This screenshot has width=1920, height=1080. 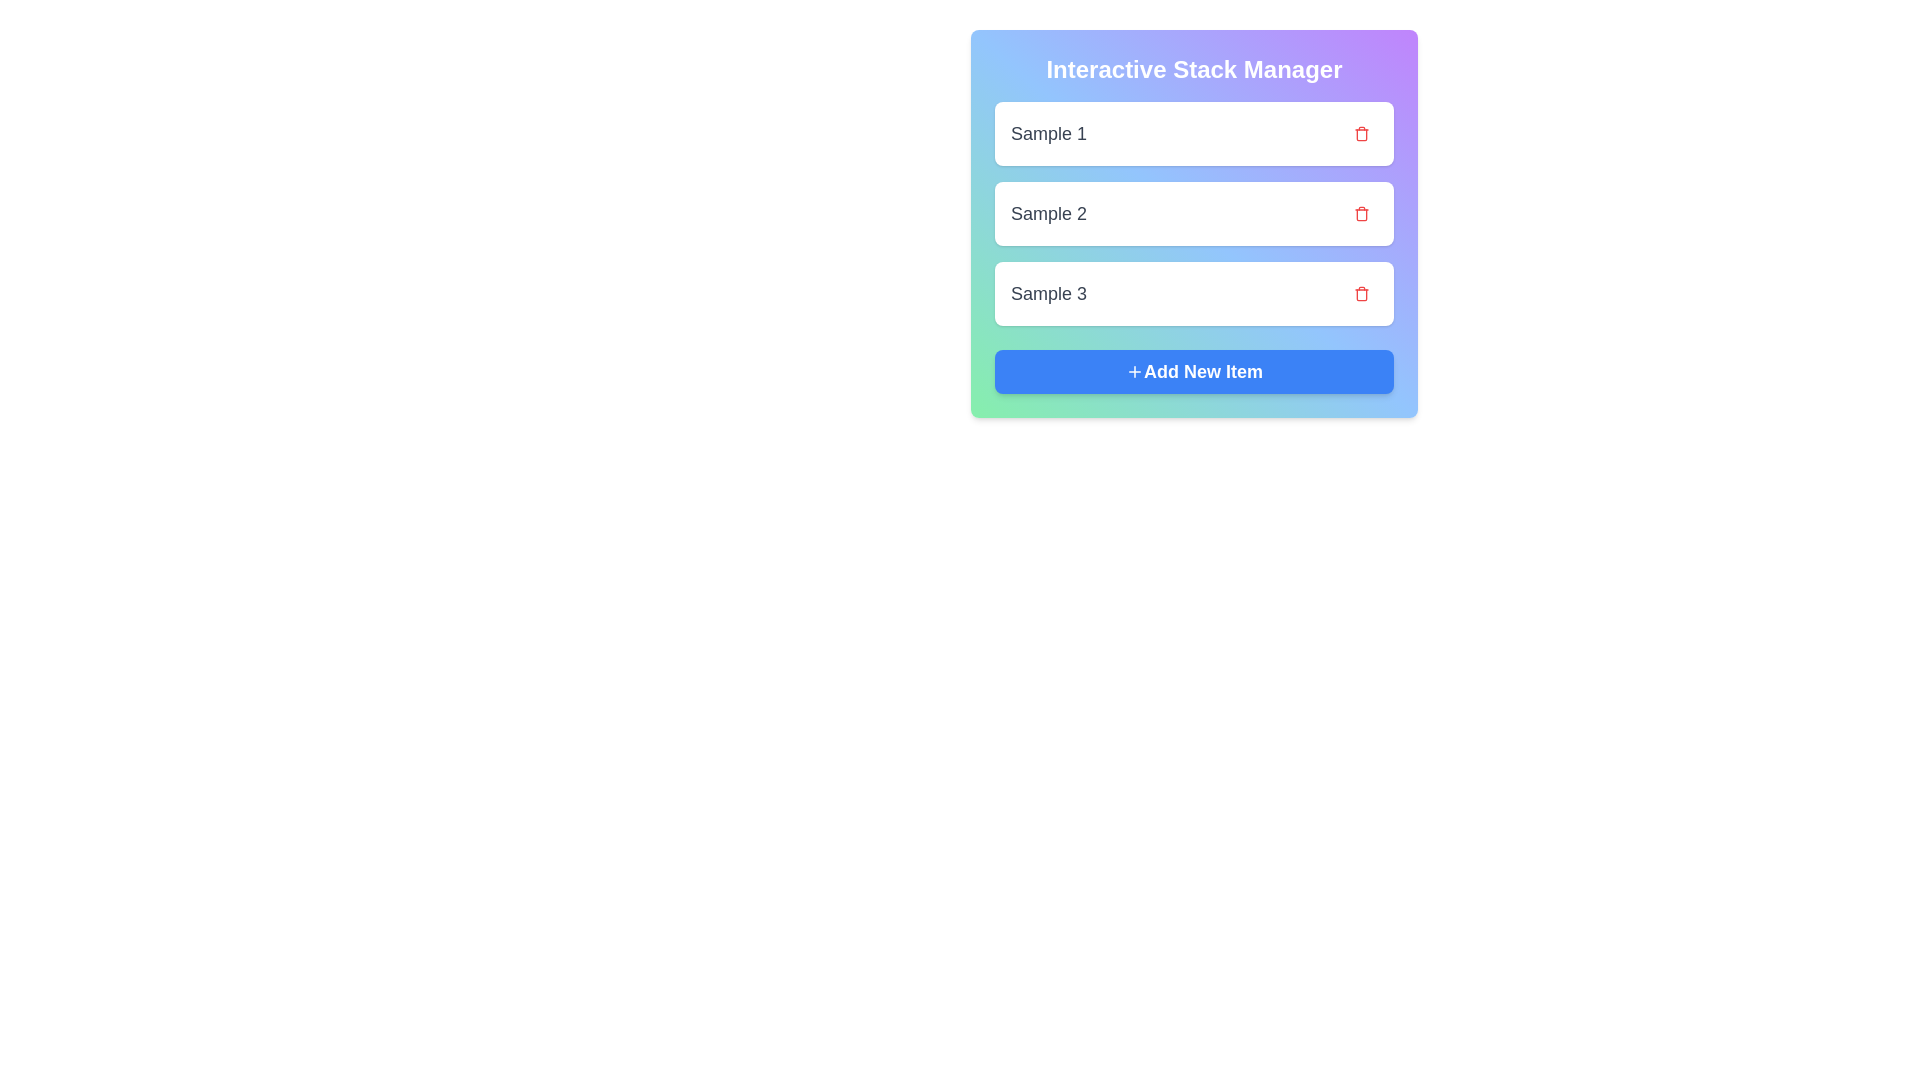 I want to click on the text label that identifies the third item in the 'Interactive Stack Manager' list, located to the left of a red trash icon, so click(x=1048, y=293).